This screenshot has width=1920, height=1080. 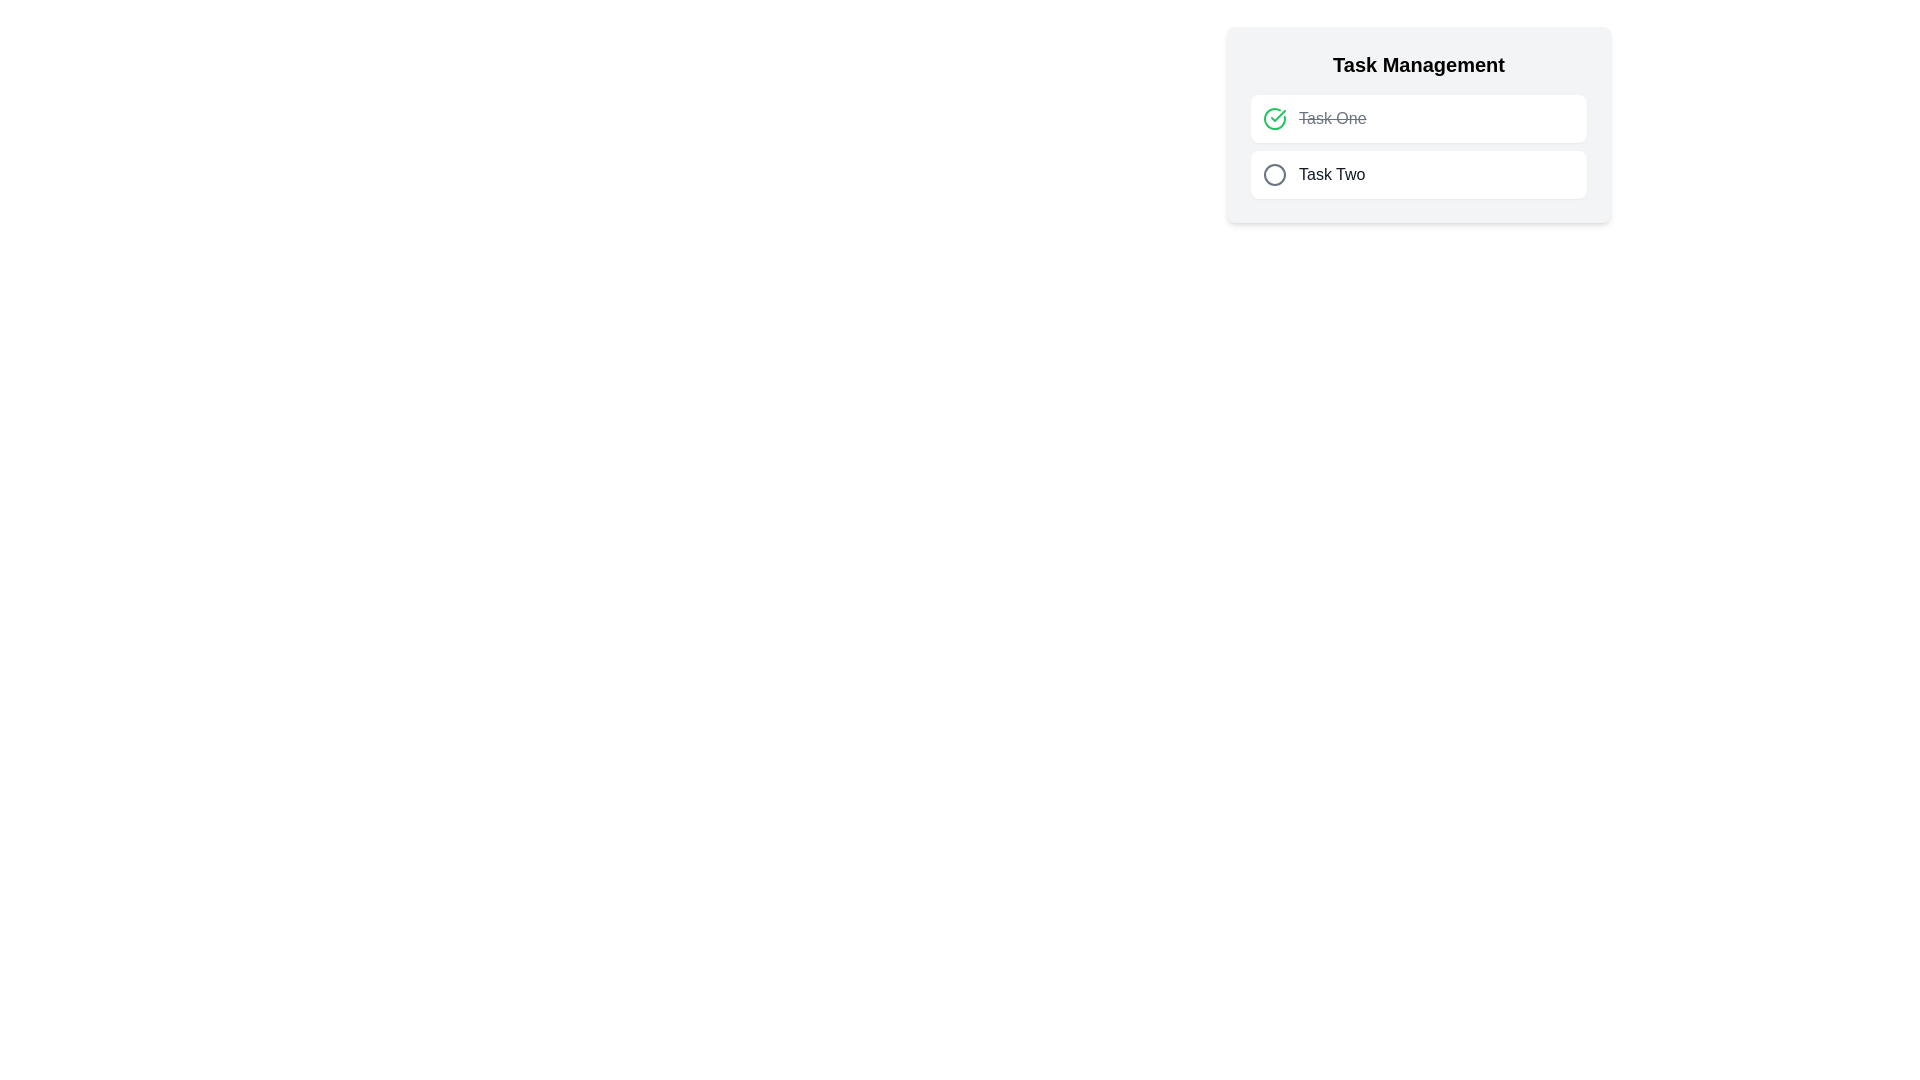 I want to click on the circular gray icon button located to the left of the text 'Task Two', so click(x=1274, y=173).